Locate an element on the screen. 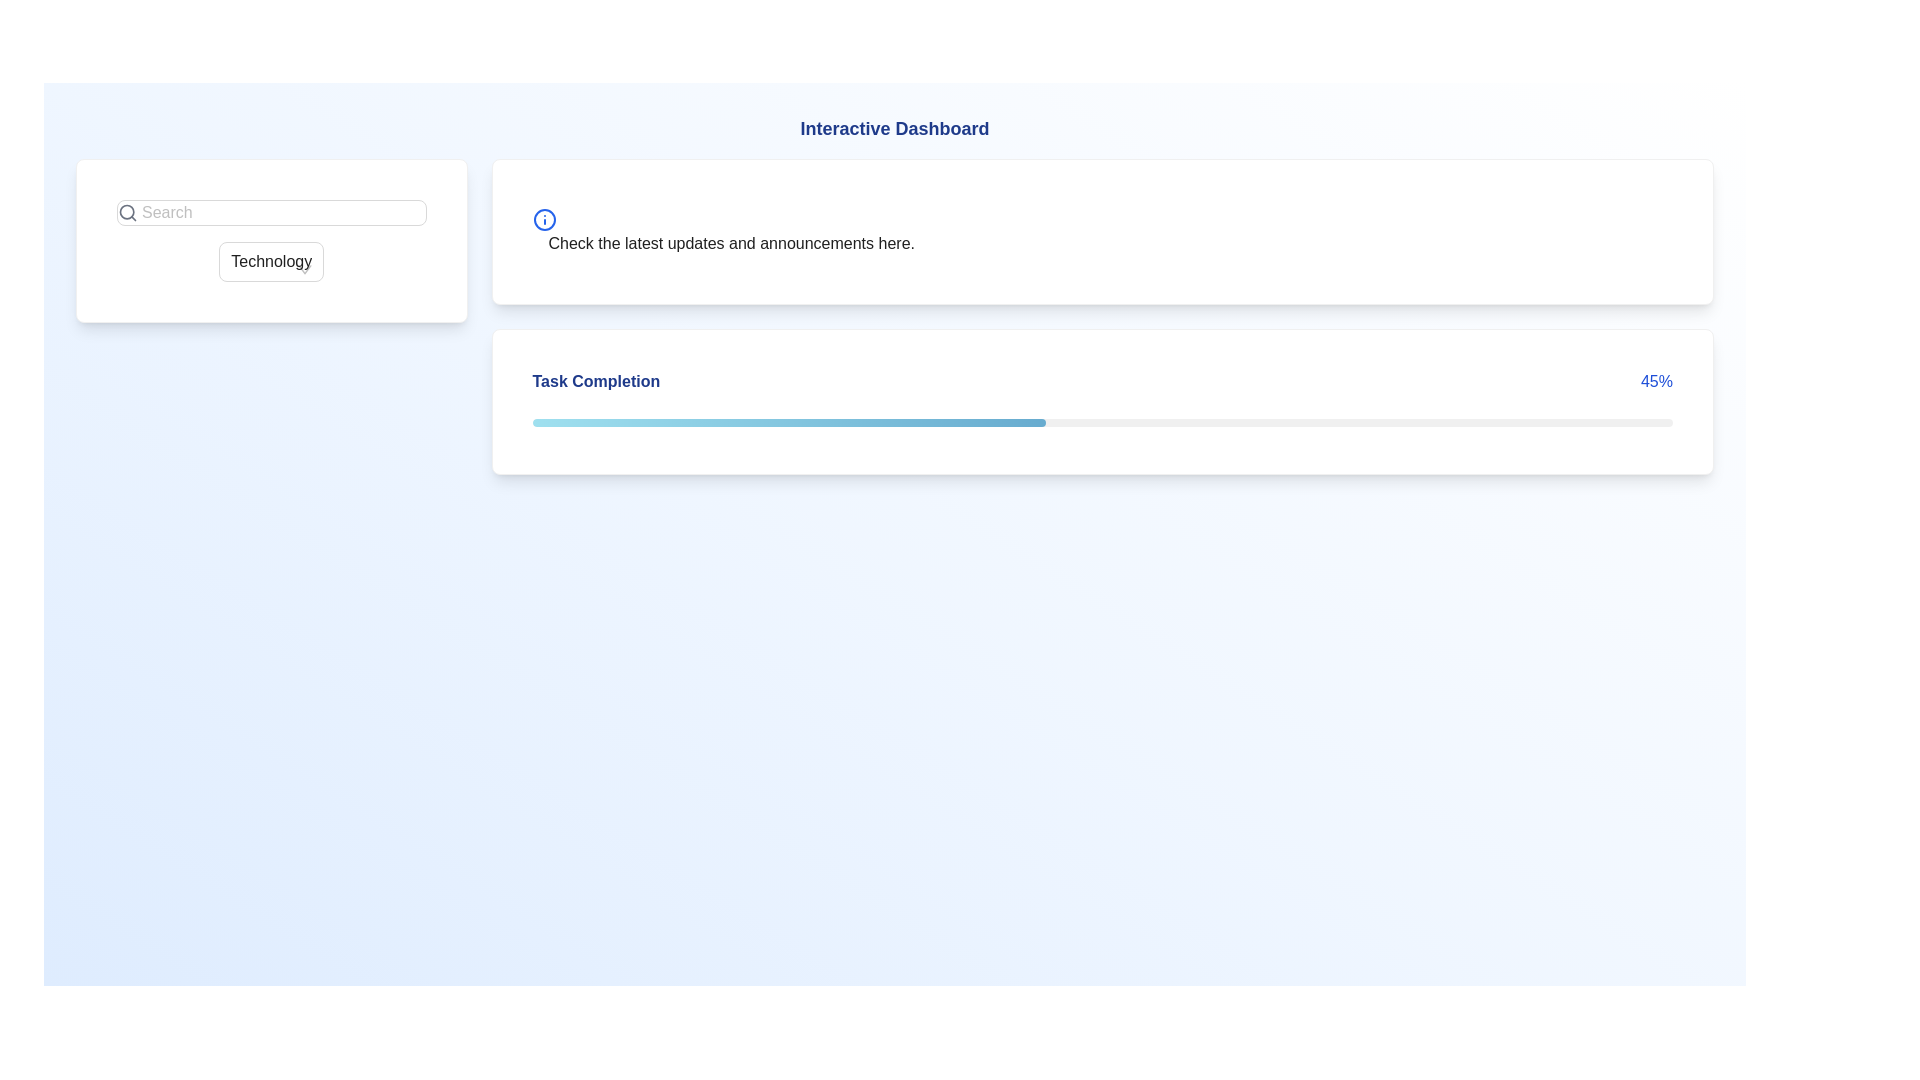  the 'Technology' button, which is a stylized rectangular tag with rounded corners is located at coordinates (270, 239).